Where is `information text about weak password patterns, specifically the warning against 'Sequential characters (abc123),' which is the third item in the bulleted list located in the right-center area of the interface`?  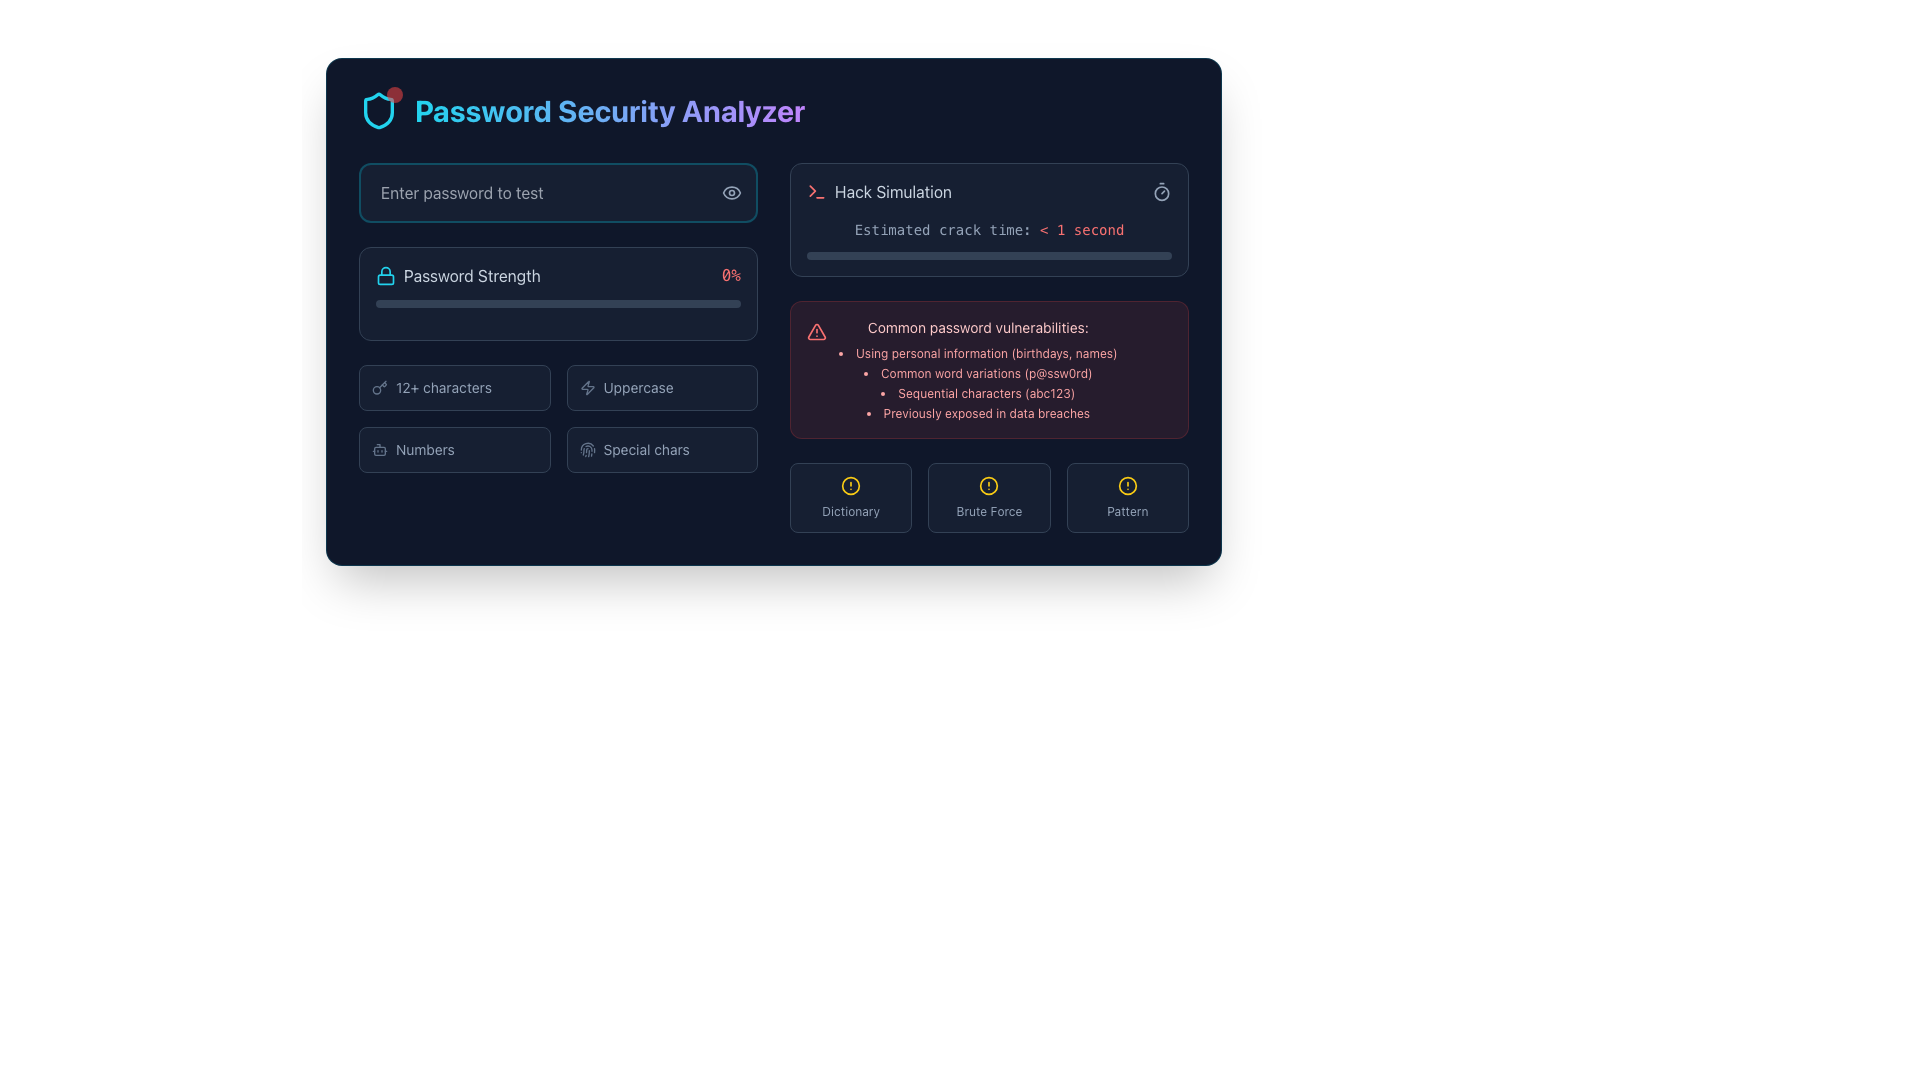
information text about weak password patterns, specifically the warning against 'Sequential characters (abc123),' which is the third item in the bulleted list located in the right-center area of the interface is located at coordinates (978, 393).